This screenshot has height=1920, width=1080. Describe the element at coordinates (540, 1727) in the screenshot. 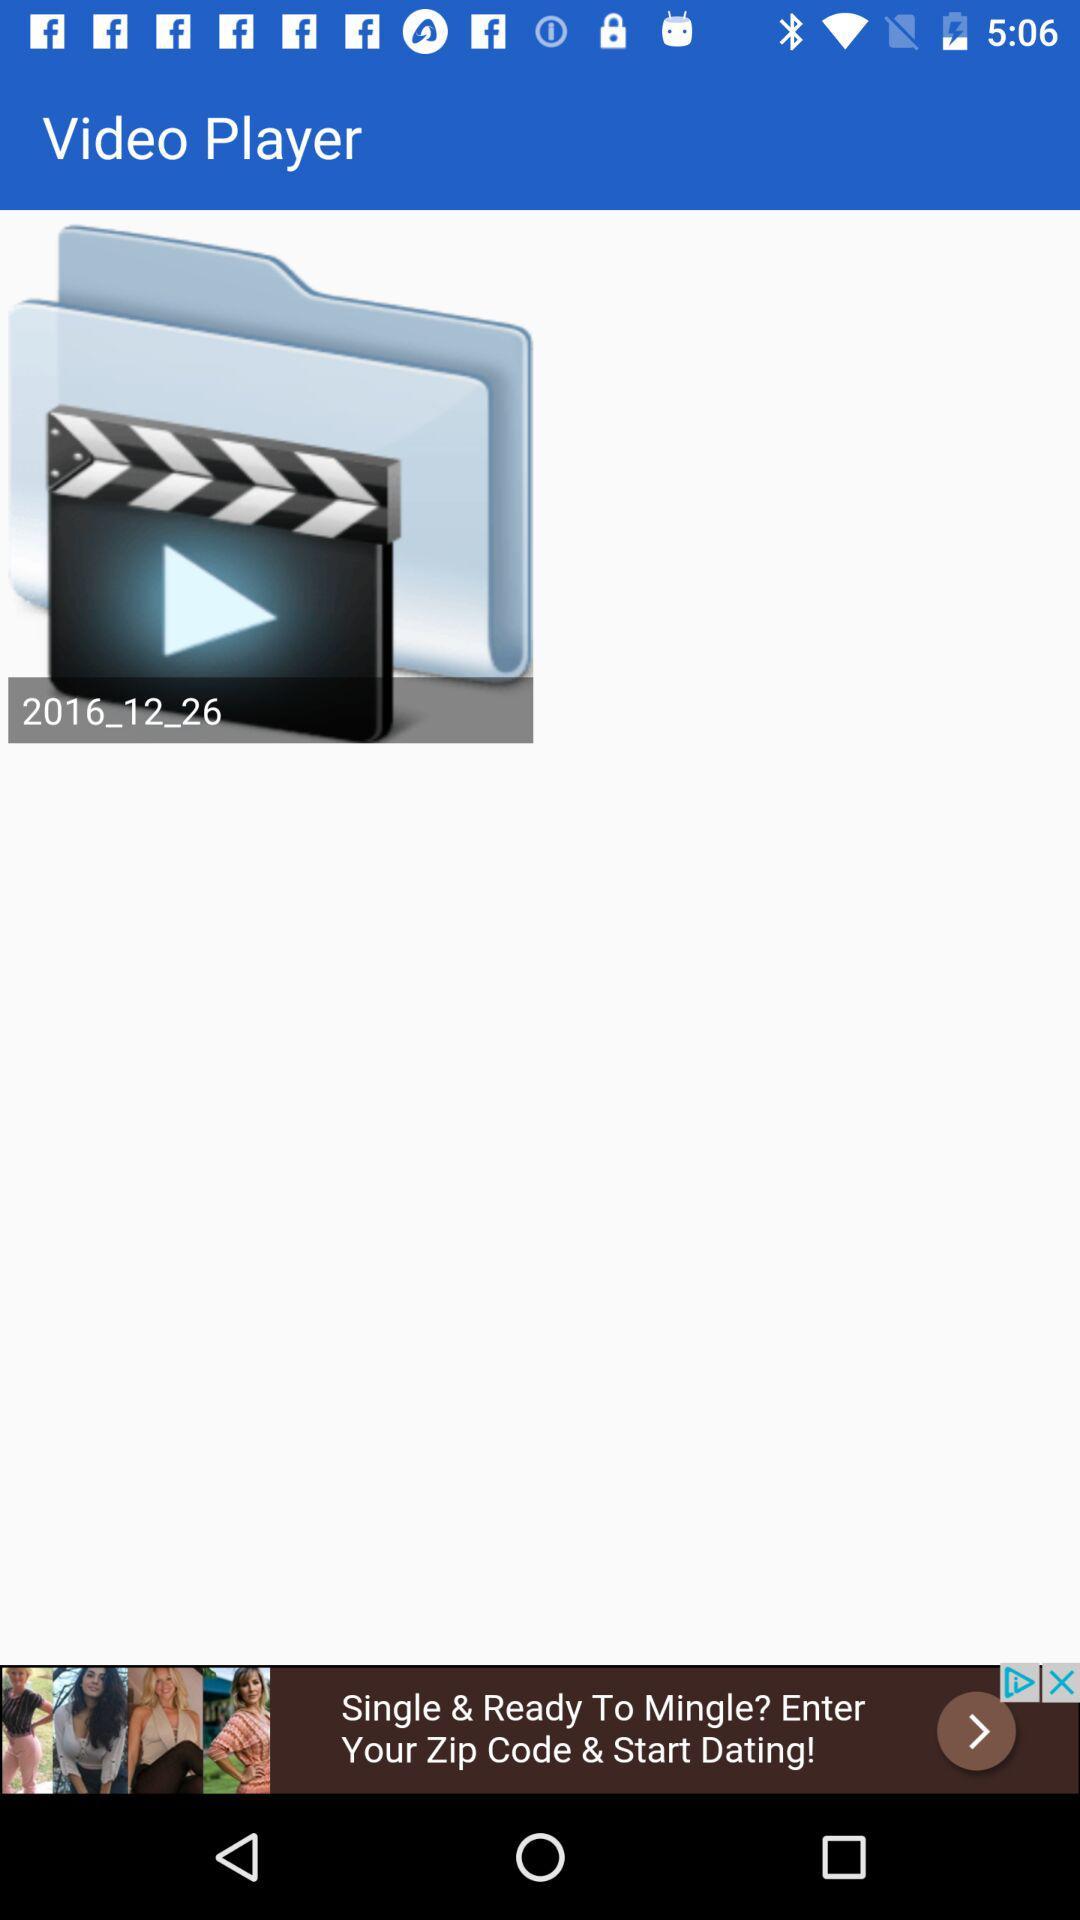

I see `open advertisements website` at that location.